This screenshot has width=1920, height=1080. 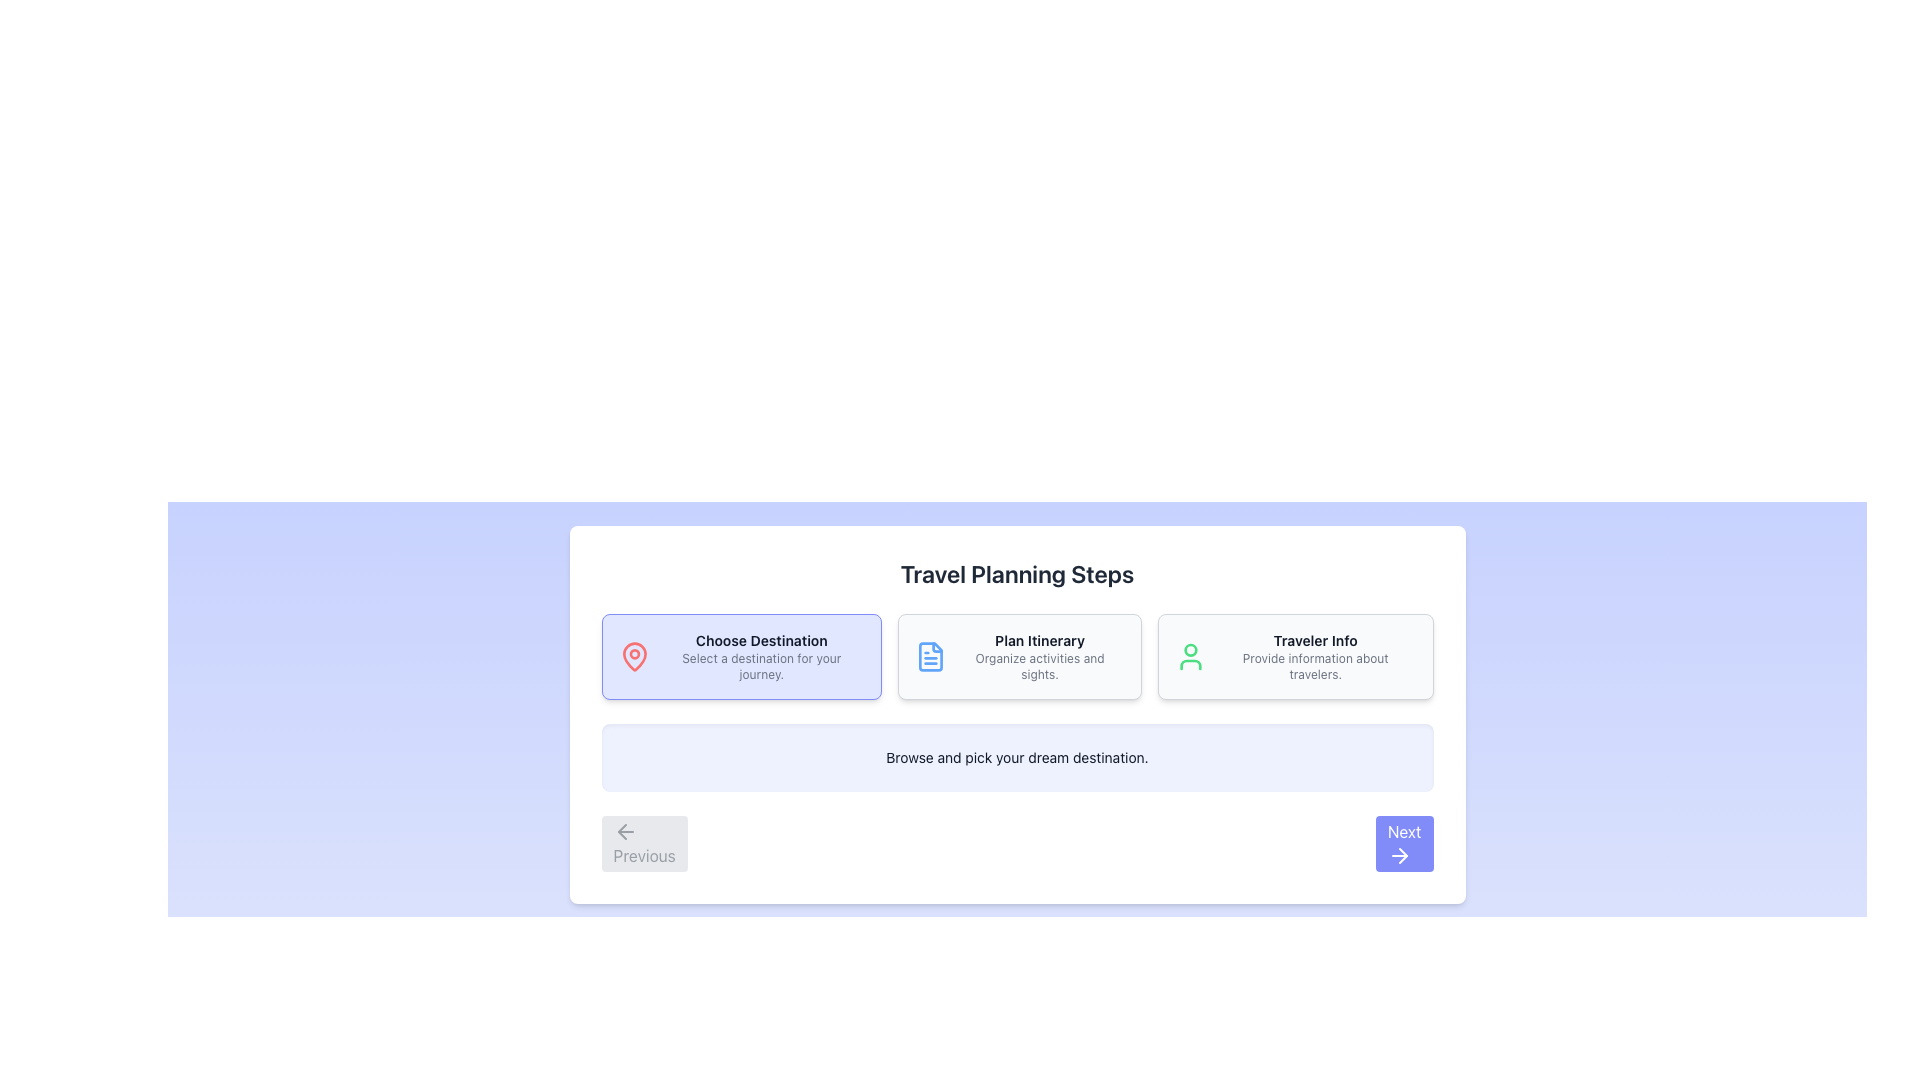 I want to click on the 'Plan Itinerary' text label, which is a bold, dark-colored label located at the top of the middle card among three horizontally aligned blocks, so click(x=1040, y=640).